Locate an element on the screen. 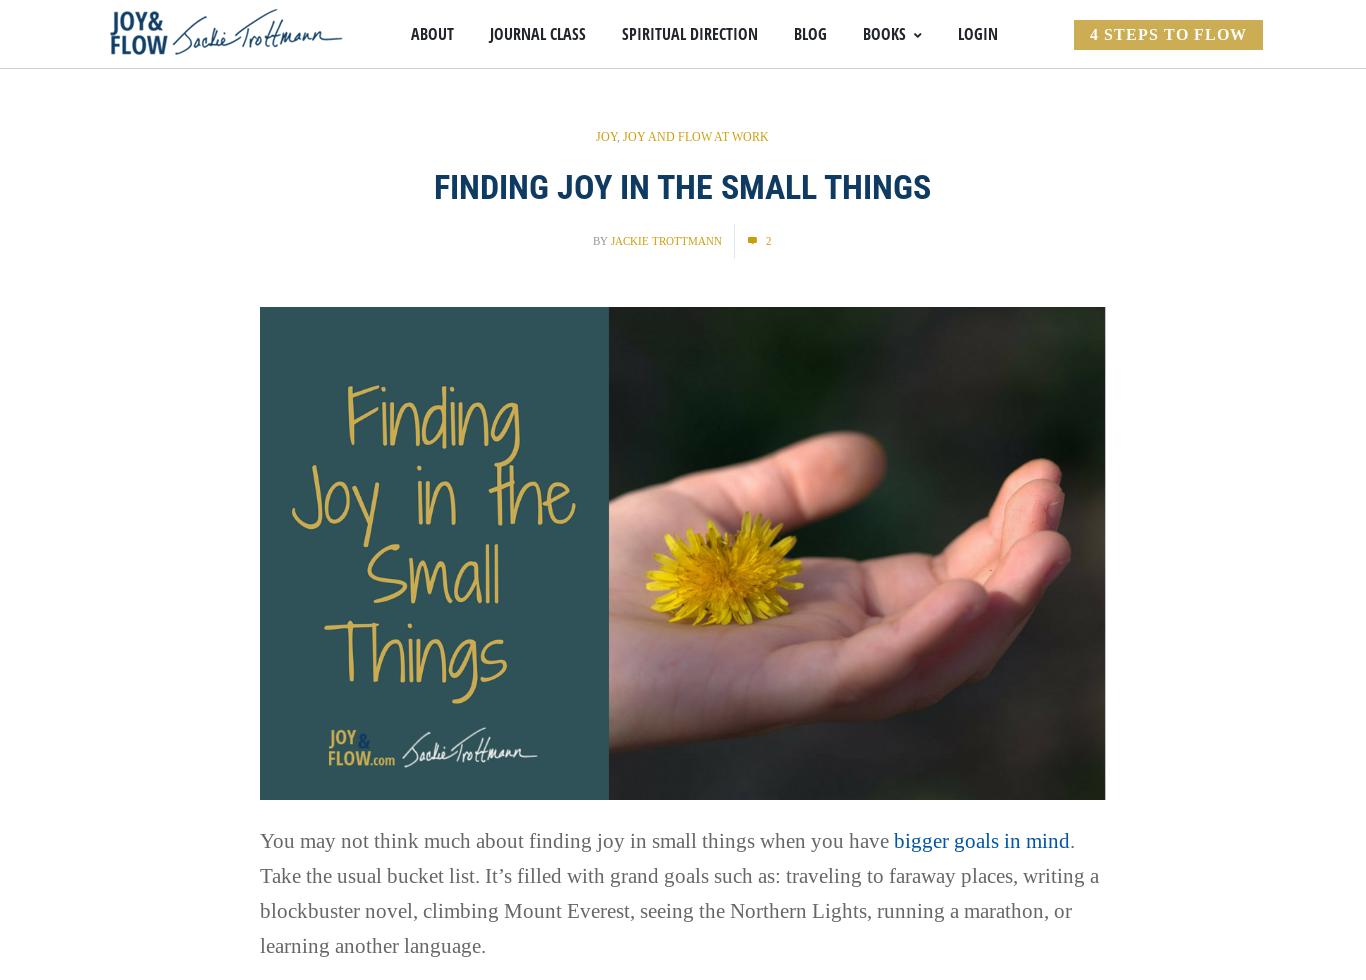 This screenshot has width=1366, height=980. 'Blog' is located at coordinates (809, 34).